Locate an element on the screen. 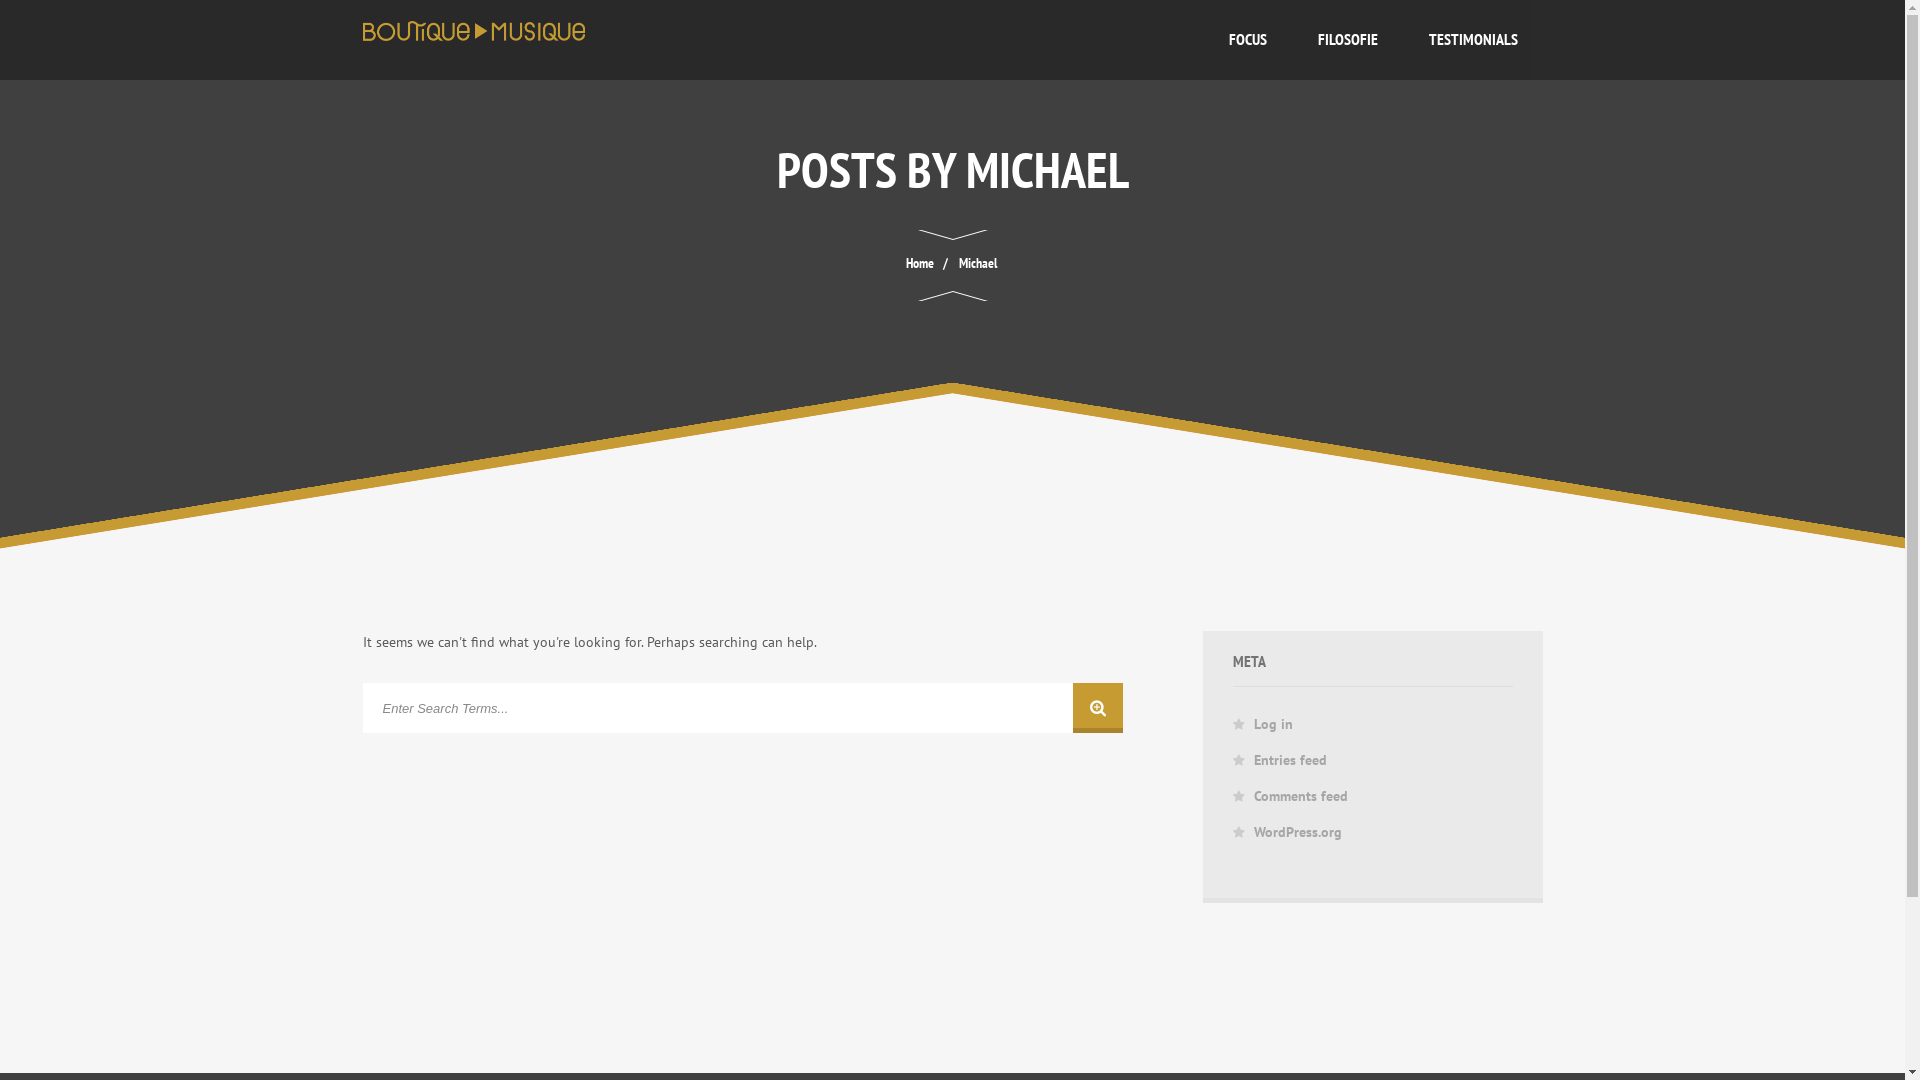  'WordPress.org' is located at coordinates (1297, 832).